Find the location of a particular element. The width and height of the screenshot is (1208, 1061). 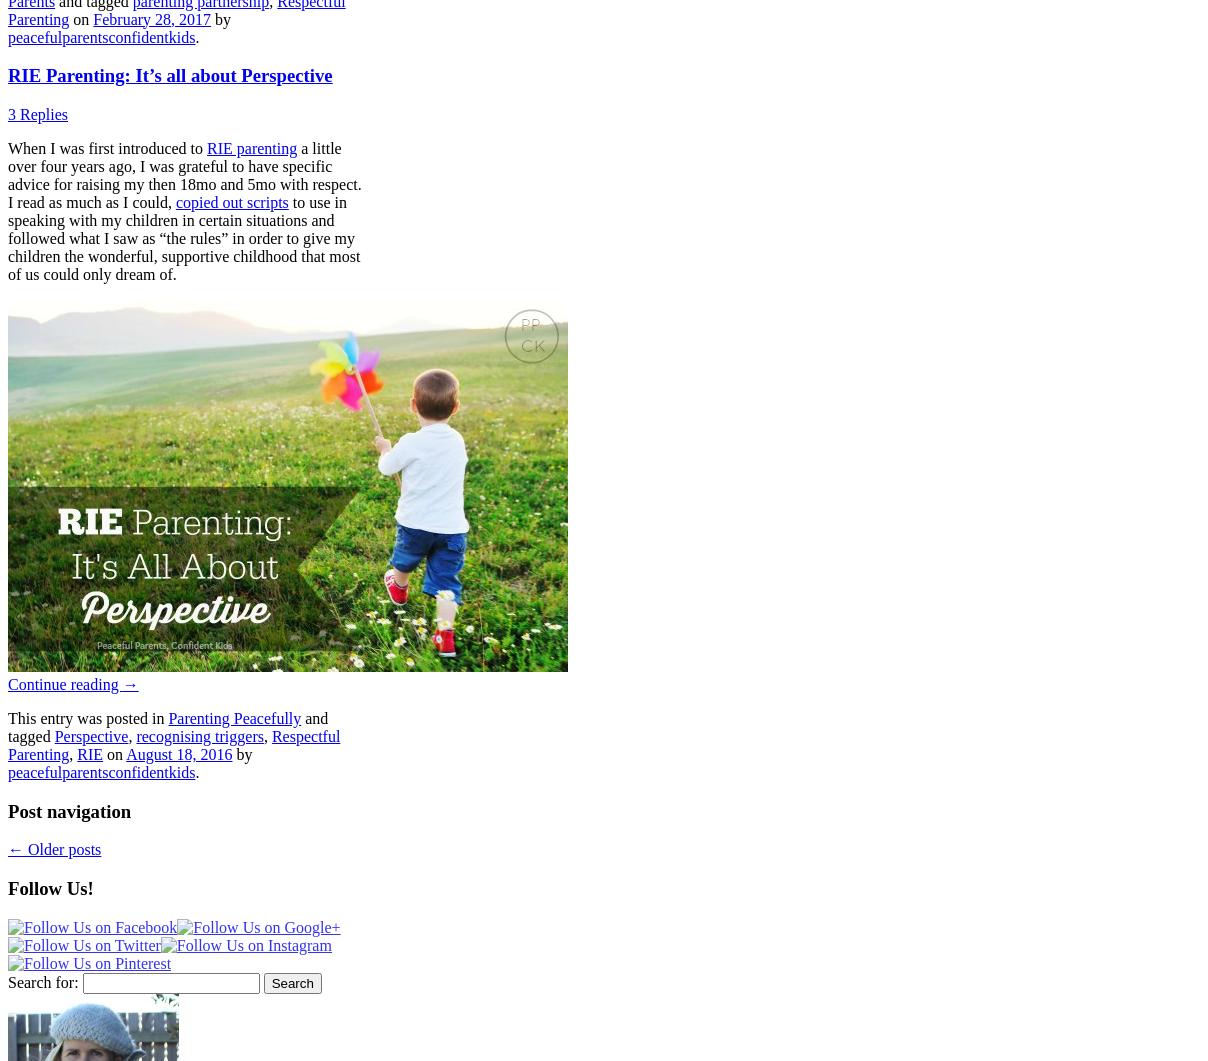

'Parenting Peacefully' is located at coordinates (234, 718).